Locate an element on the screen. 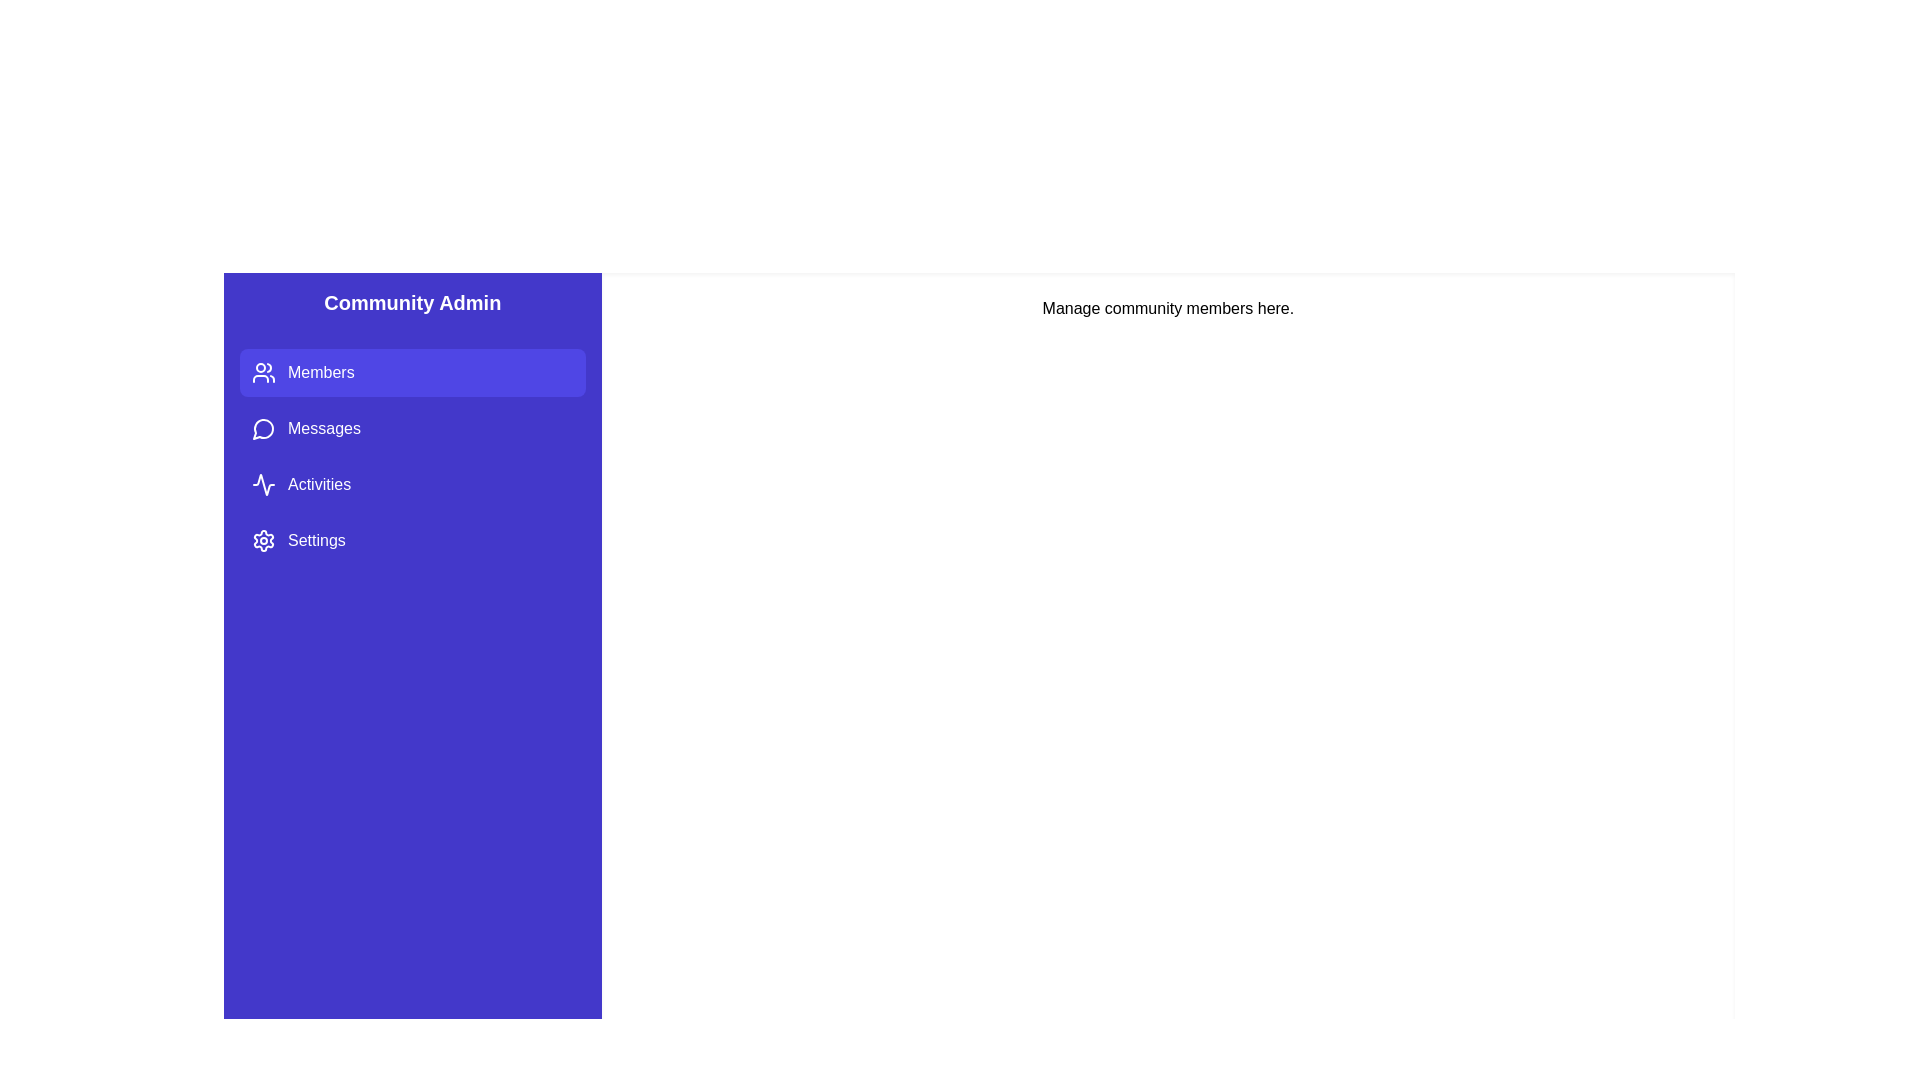  the 'Members' text label in the navigation menu is located at coordinates (321, 373).